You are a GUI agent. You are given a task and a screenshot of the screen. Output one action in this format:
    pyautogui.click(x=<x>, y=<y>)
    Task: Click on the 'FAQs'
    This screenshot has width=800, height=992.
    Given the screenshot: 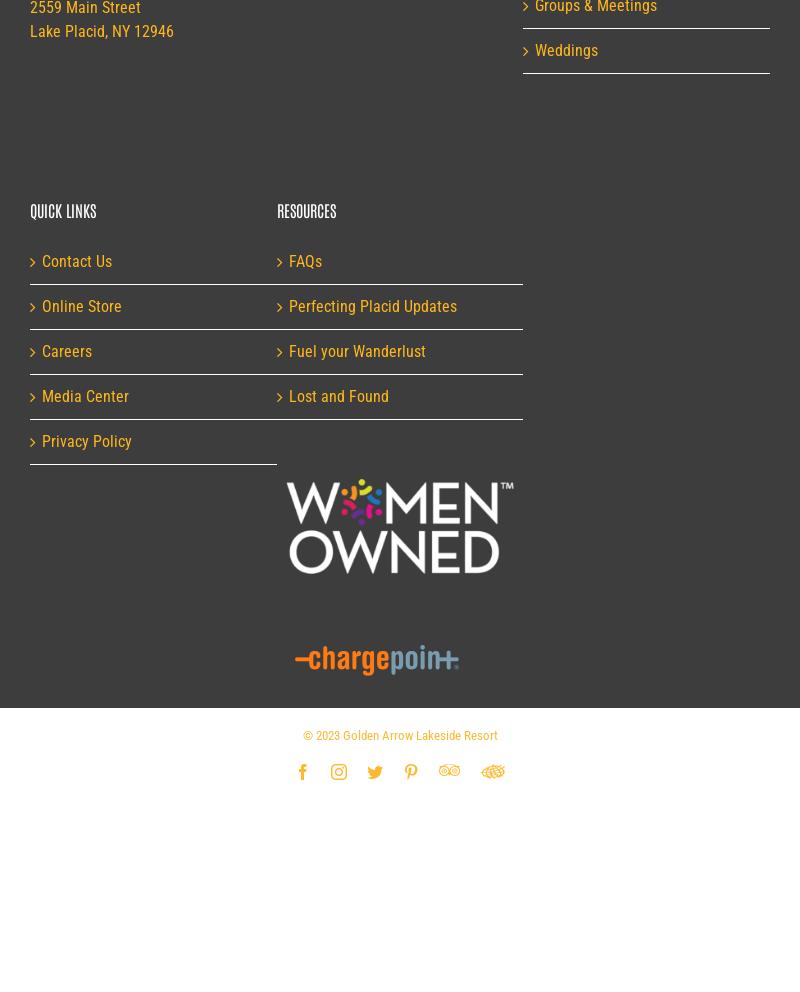 What is the action you would take?
    pyautogui.click(x=303, y=260)
    